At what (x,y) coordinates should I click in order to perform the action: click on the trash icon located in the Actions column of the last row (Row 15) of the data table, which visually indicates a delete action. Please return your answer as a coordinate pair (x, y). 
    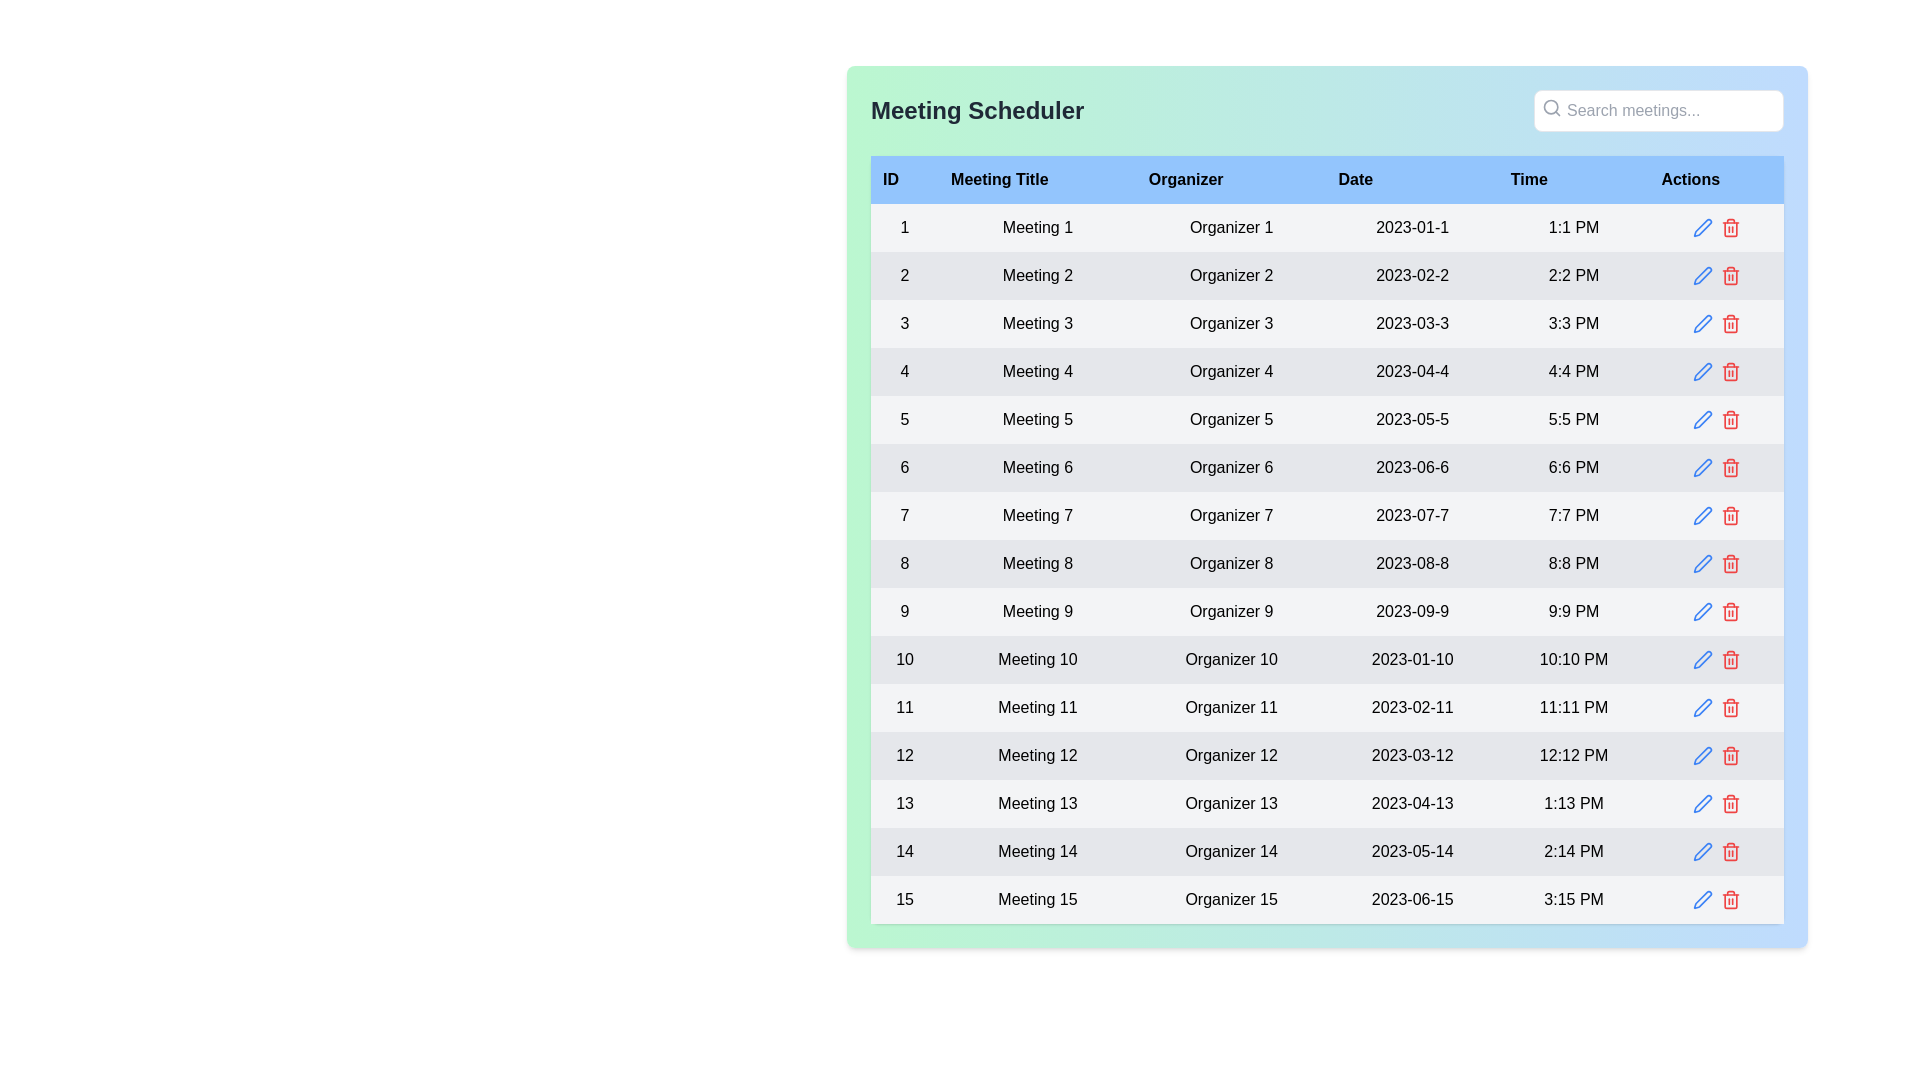
    Looking at the image, I should click on (1729, 853).